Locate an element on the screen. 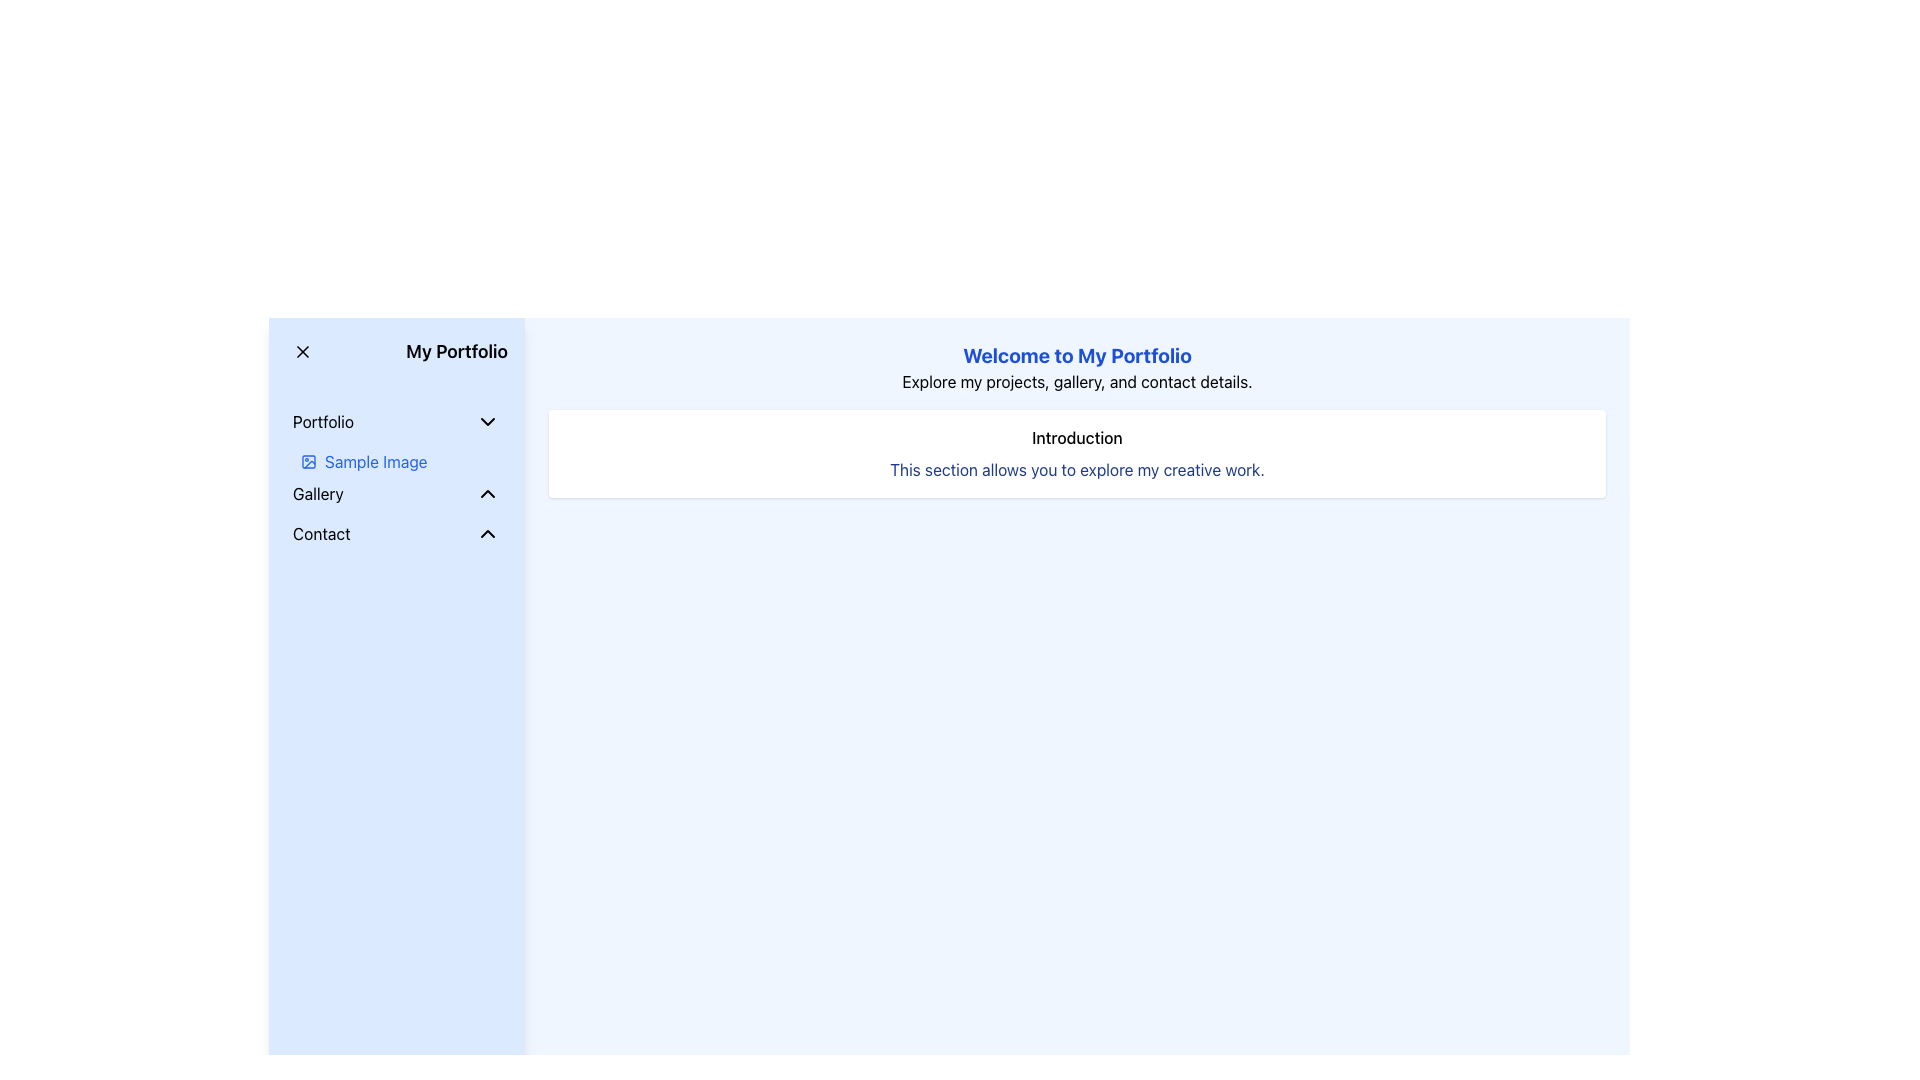 The width and height of the screenshot is (1920, 1080). the navigation link labeled 'Sample Image' located under the 'Portfolio' menu in the navigation panel is located at coordinates (396, 437).